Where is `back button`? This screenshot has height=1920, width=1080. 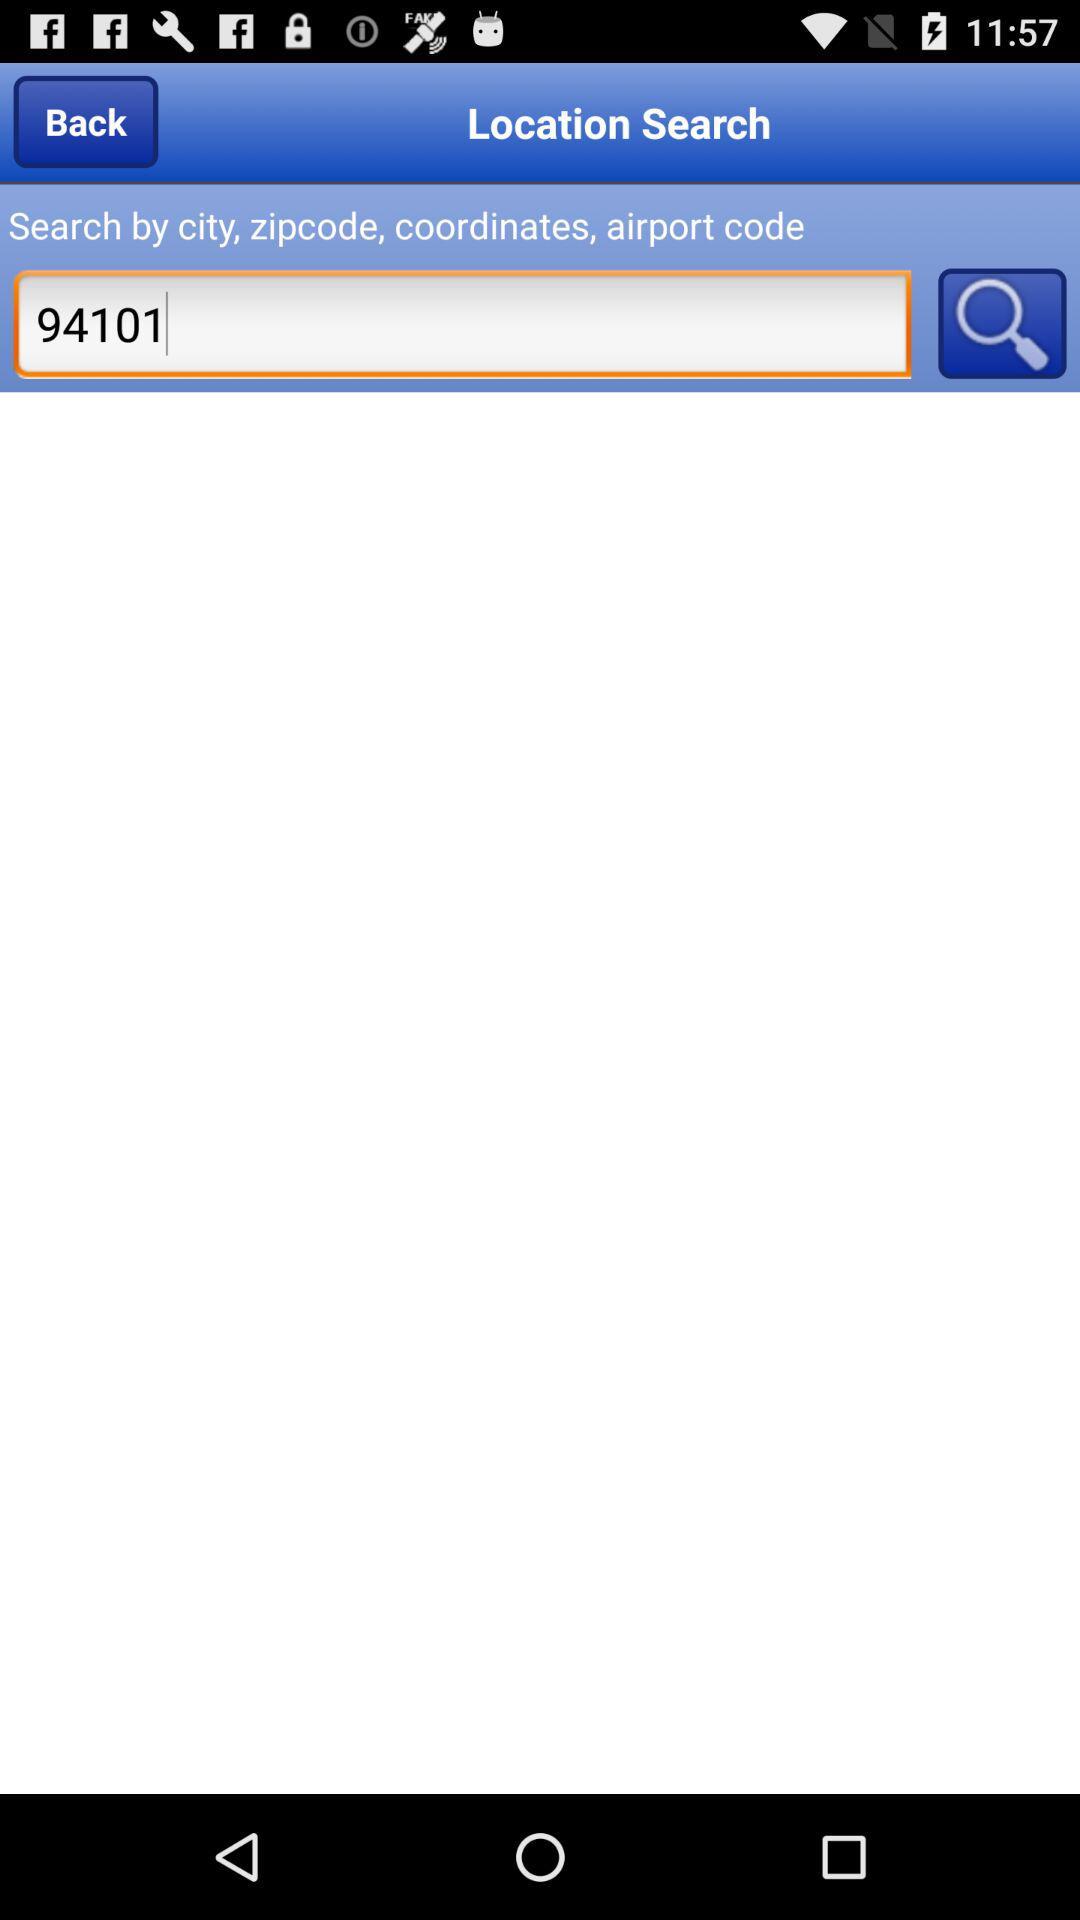
back button is located at coordinates (84, 120).